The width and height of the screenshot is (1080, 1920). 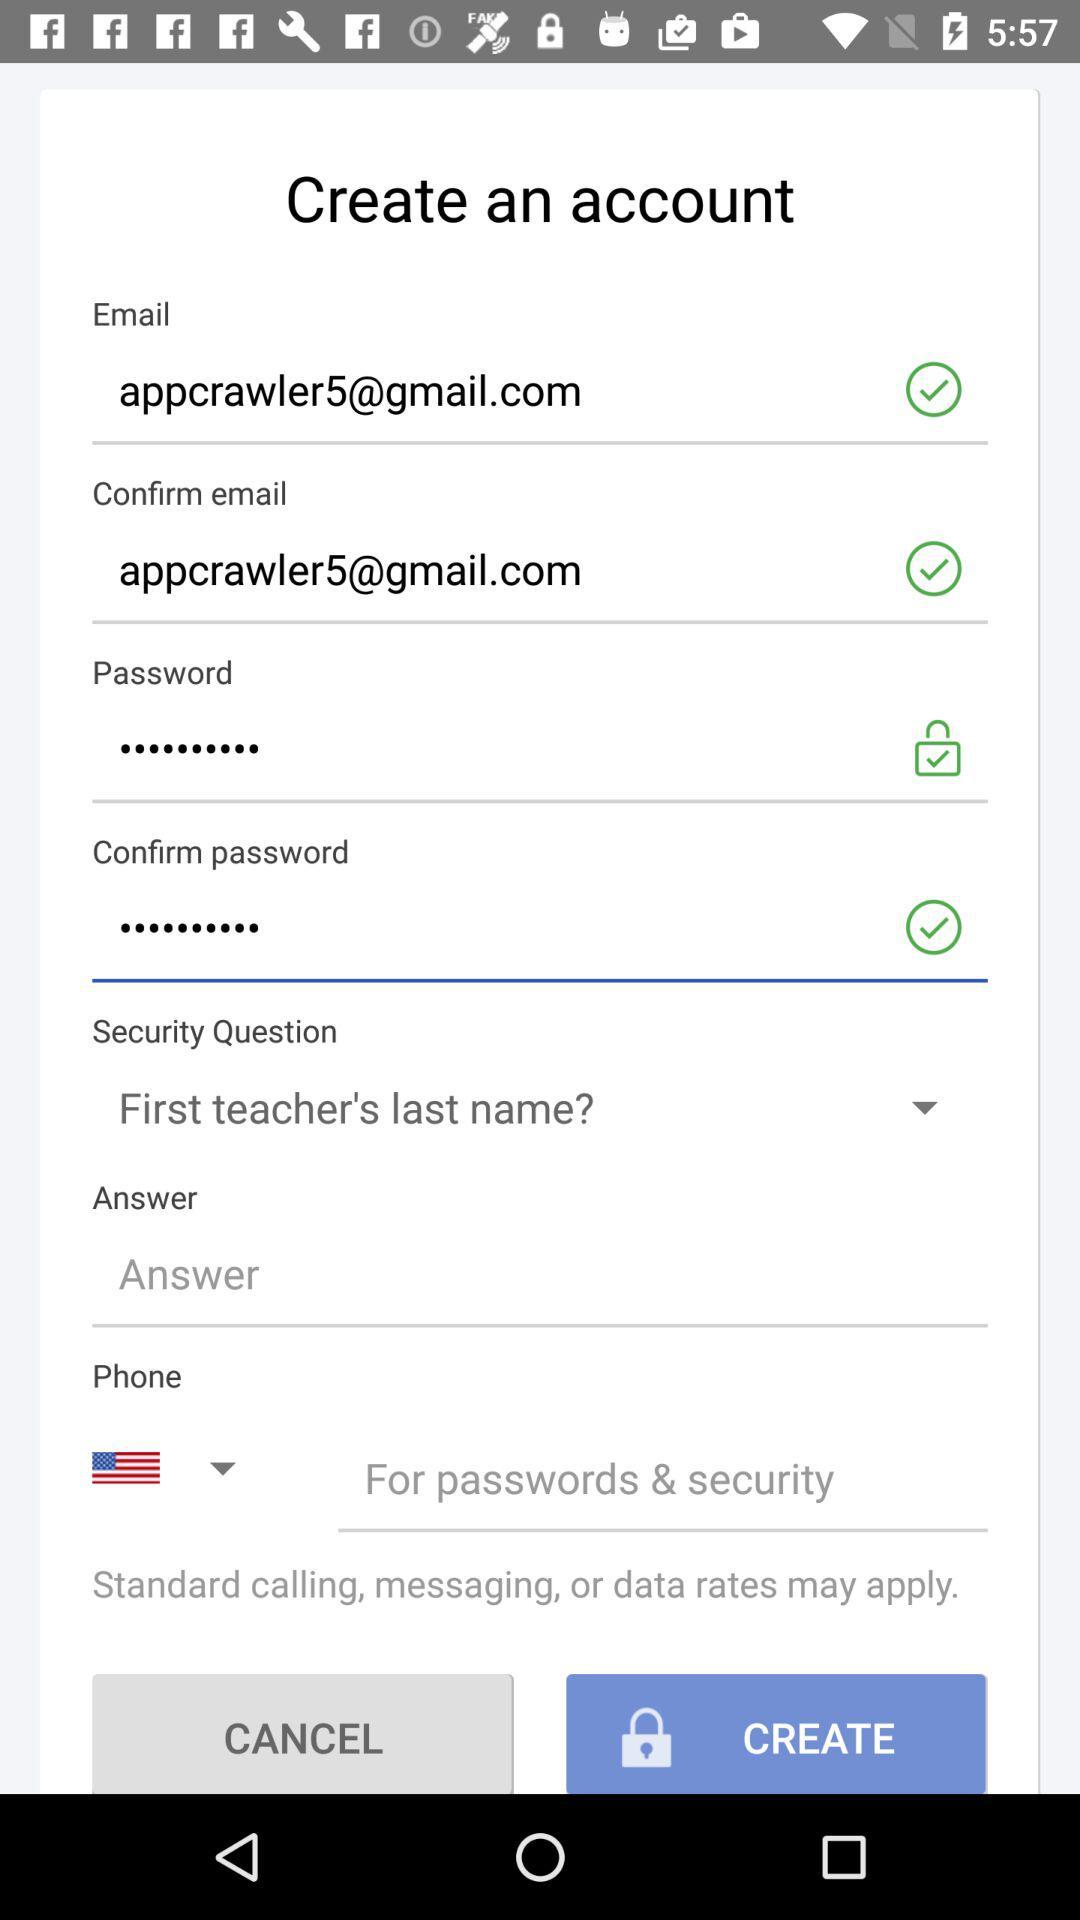 What do you see at coordinates (540, 1271) in the screenshot?
I see `answer button` at bounding box center [540, 1271].